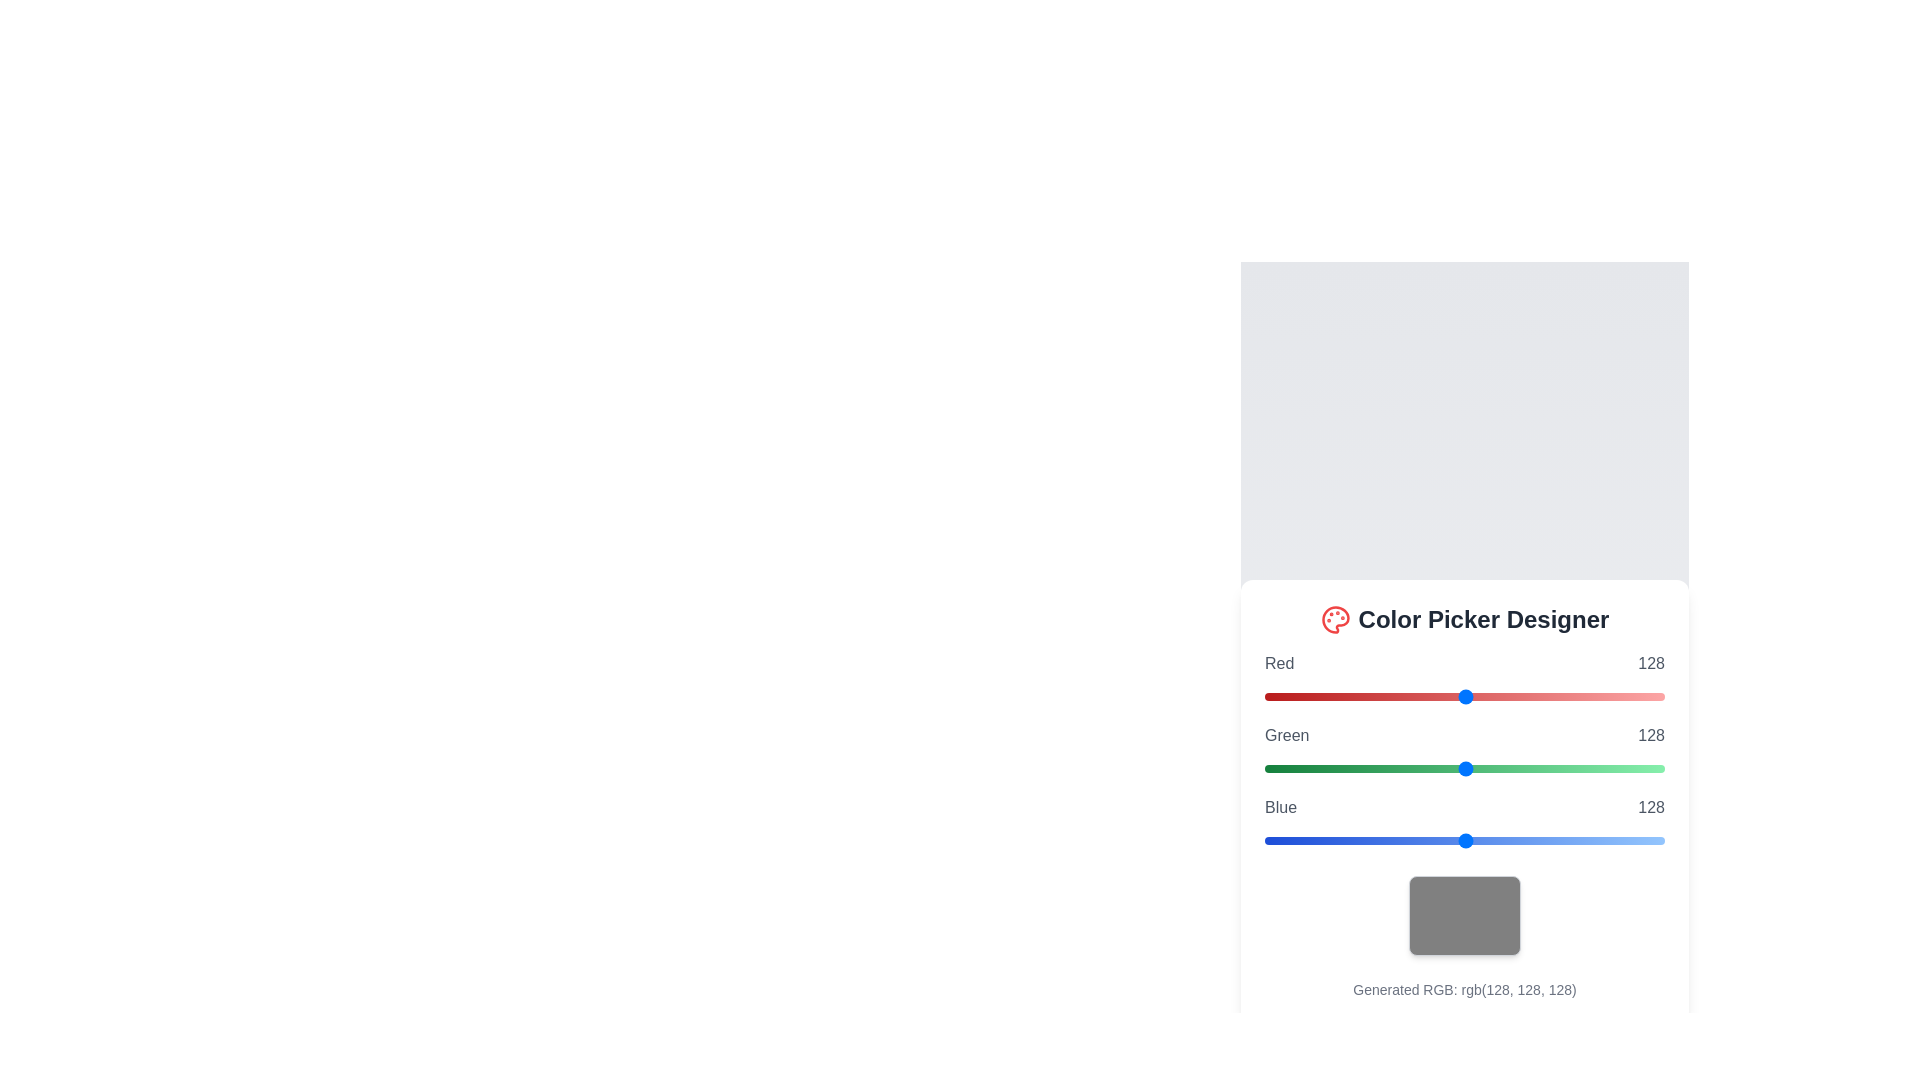 The height and width of the screenshot is (1080, 1920). I want to click on the blue slider to set its value to 92, so click(1408, 840).